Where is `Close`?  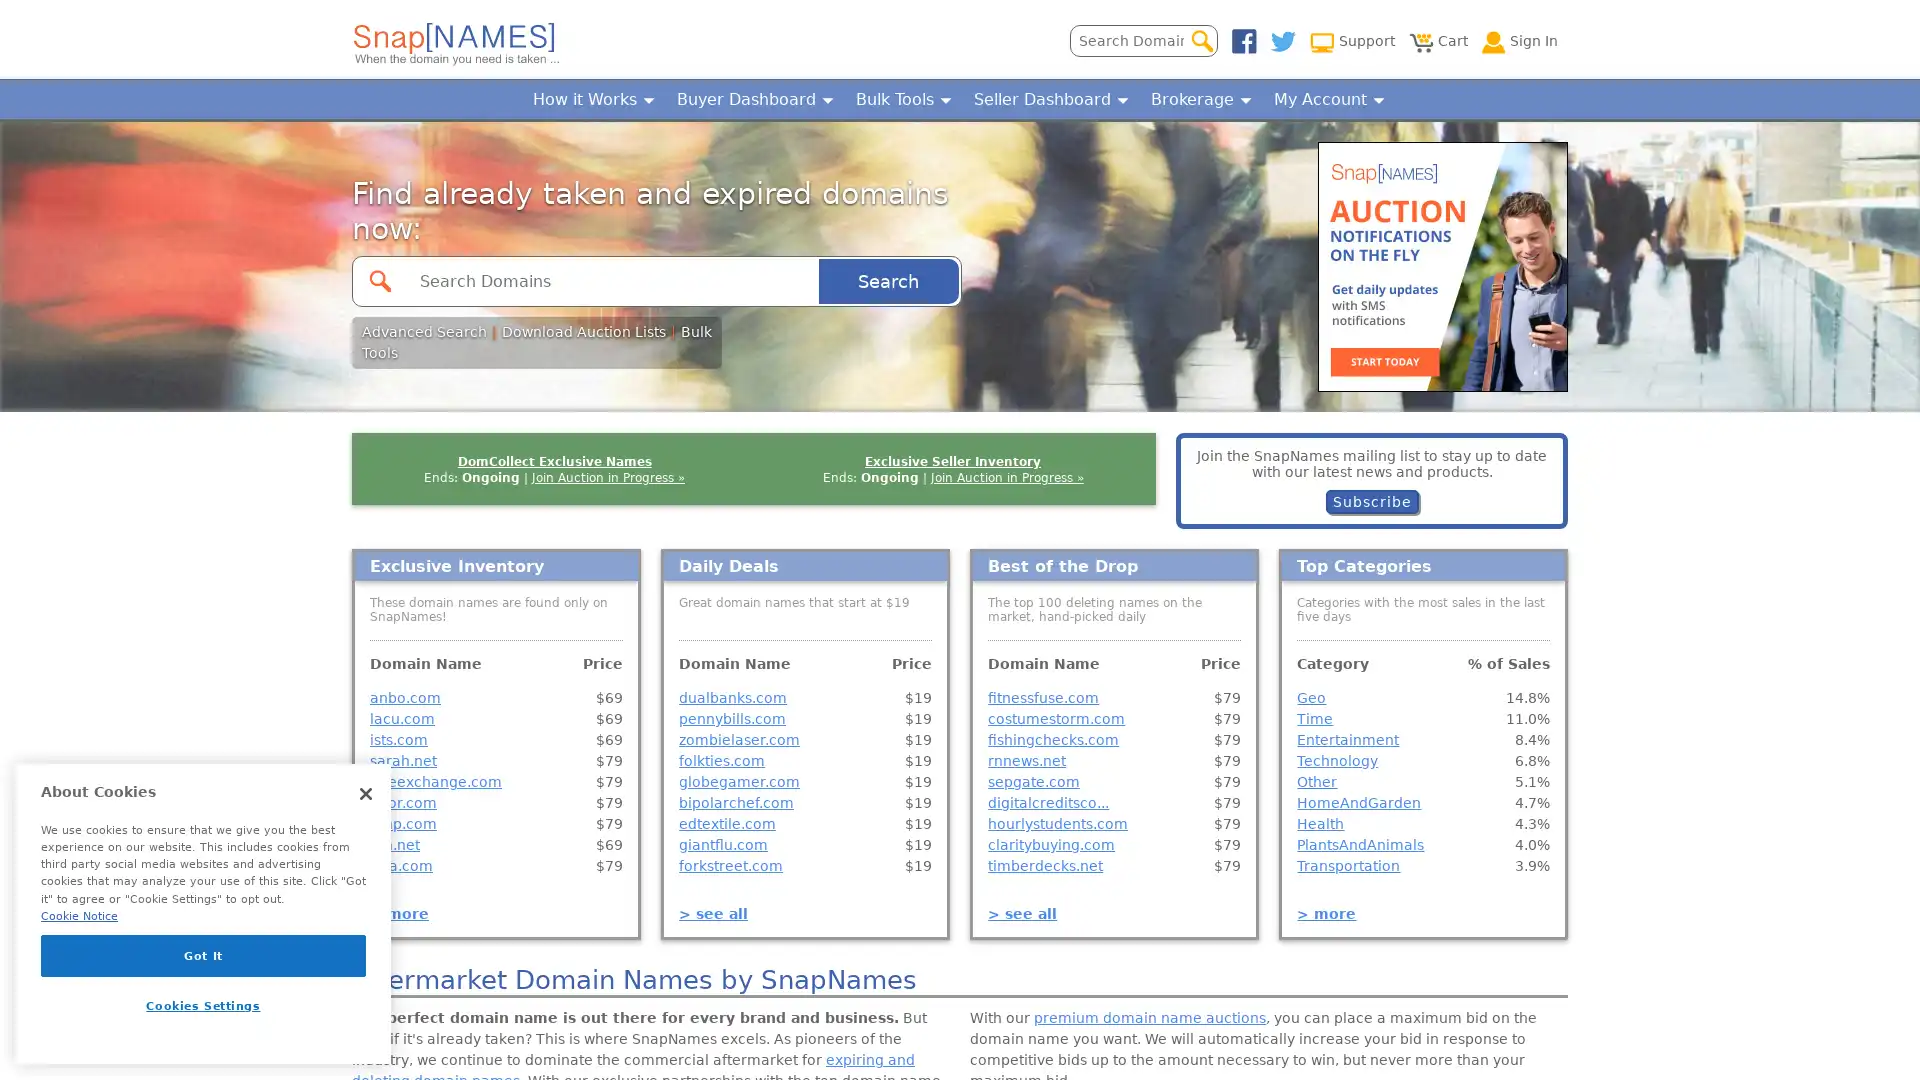
Close is located at coordinates (365, 793).